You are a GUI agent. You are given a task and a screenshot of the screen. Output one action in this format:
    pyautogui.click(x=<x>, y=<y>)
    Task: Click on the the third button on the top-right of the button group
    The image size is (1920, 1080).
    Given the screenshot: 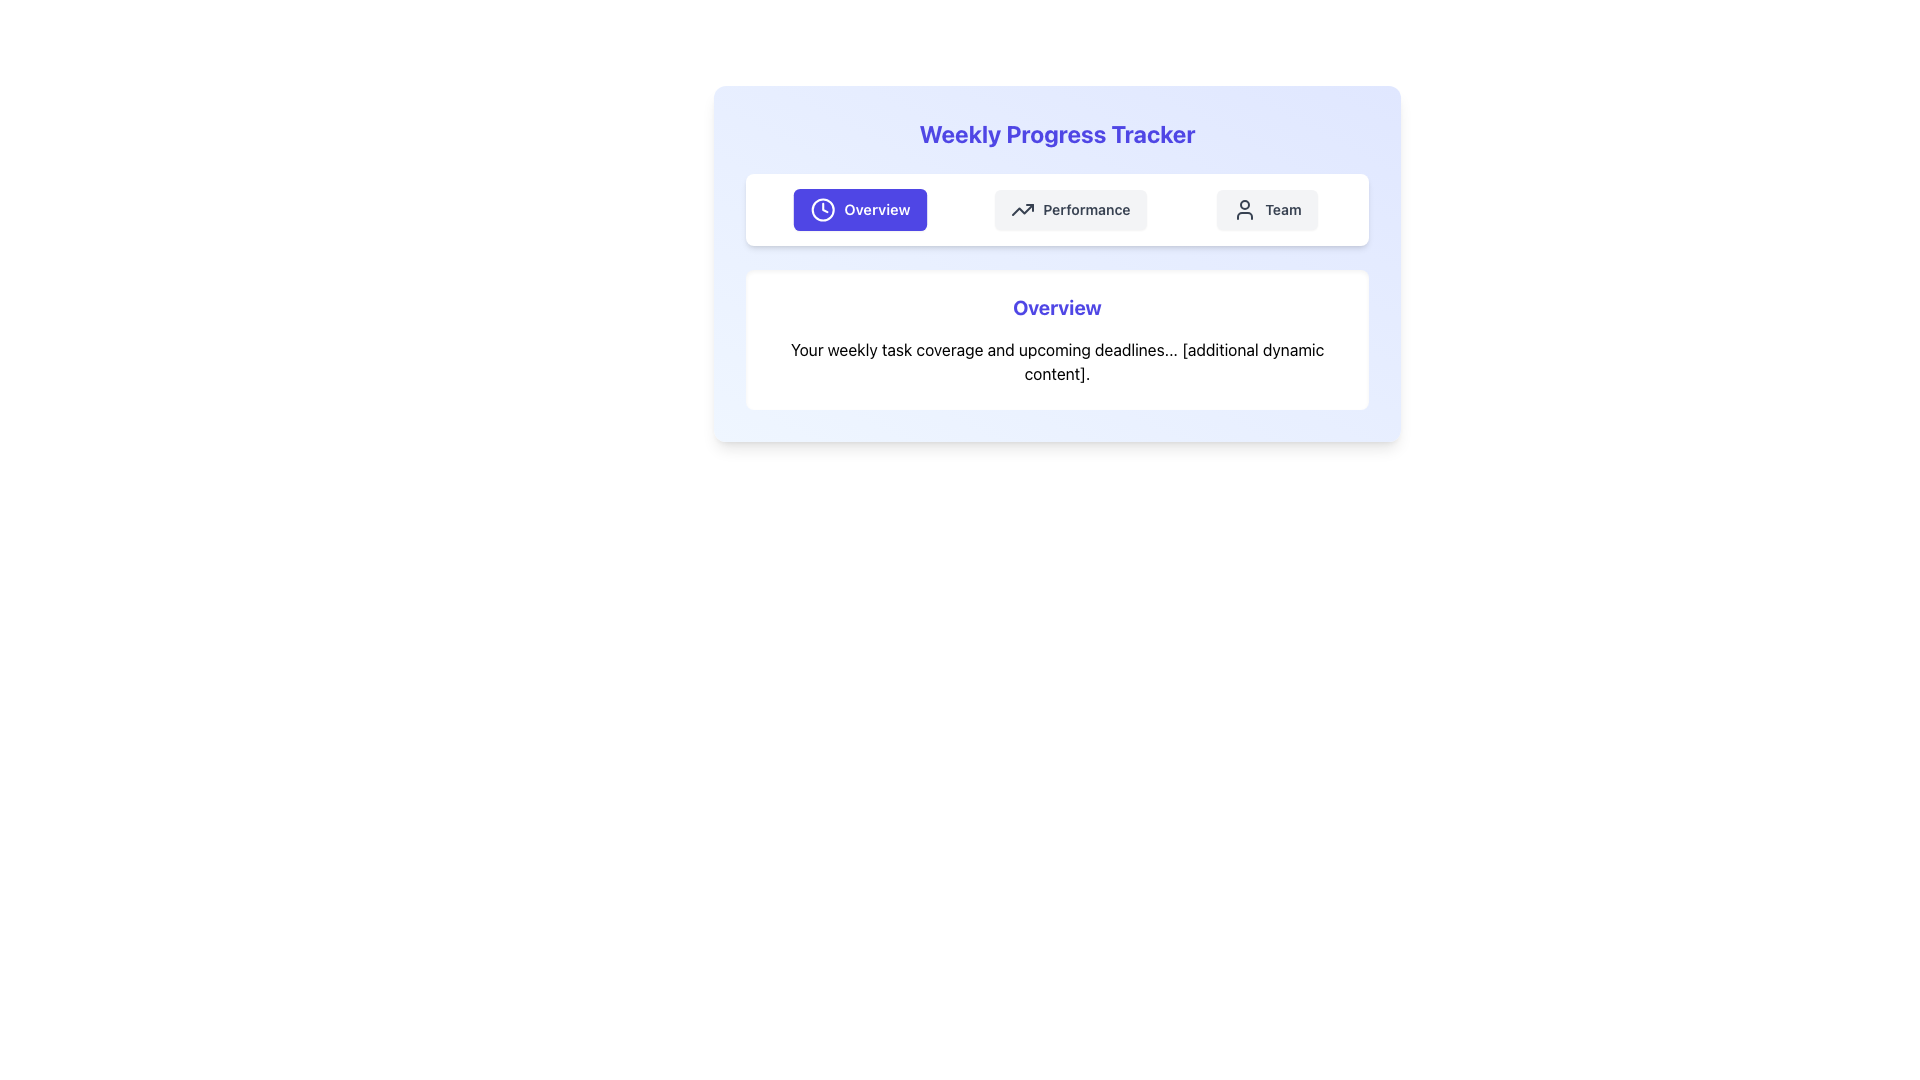 What is the action you would take?
    pyautogui.click(x=1266, y=209)
    